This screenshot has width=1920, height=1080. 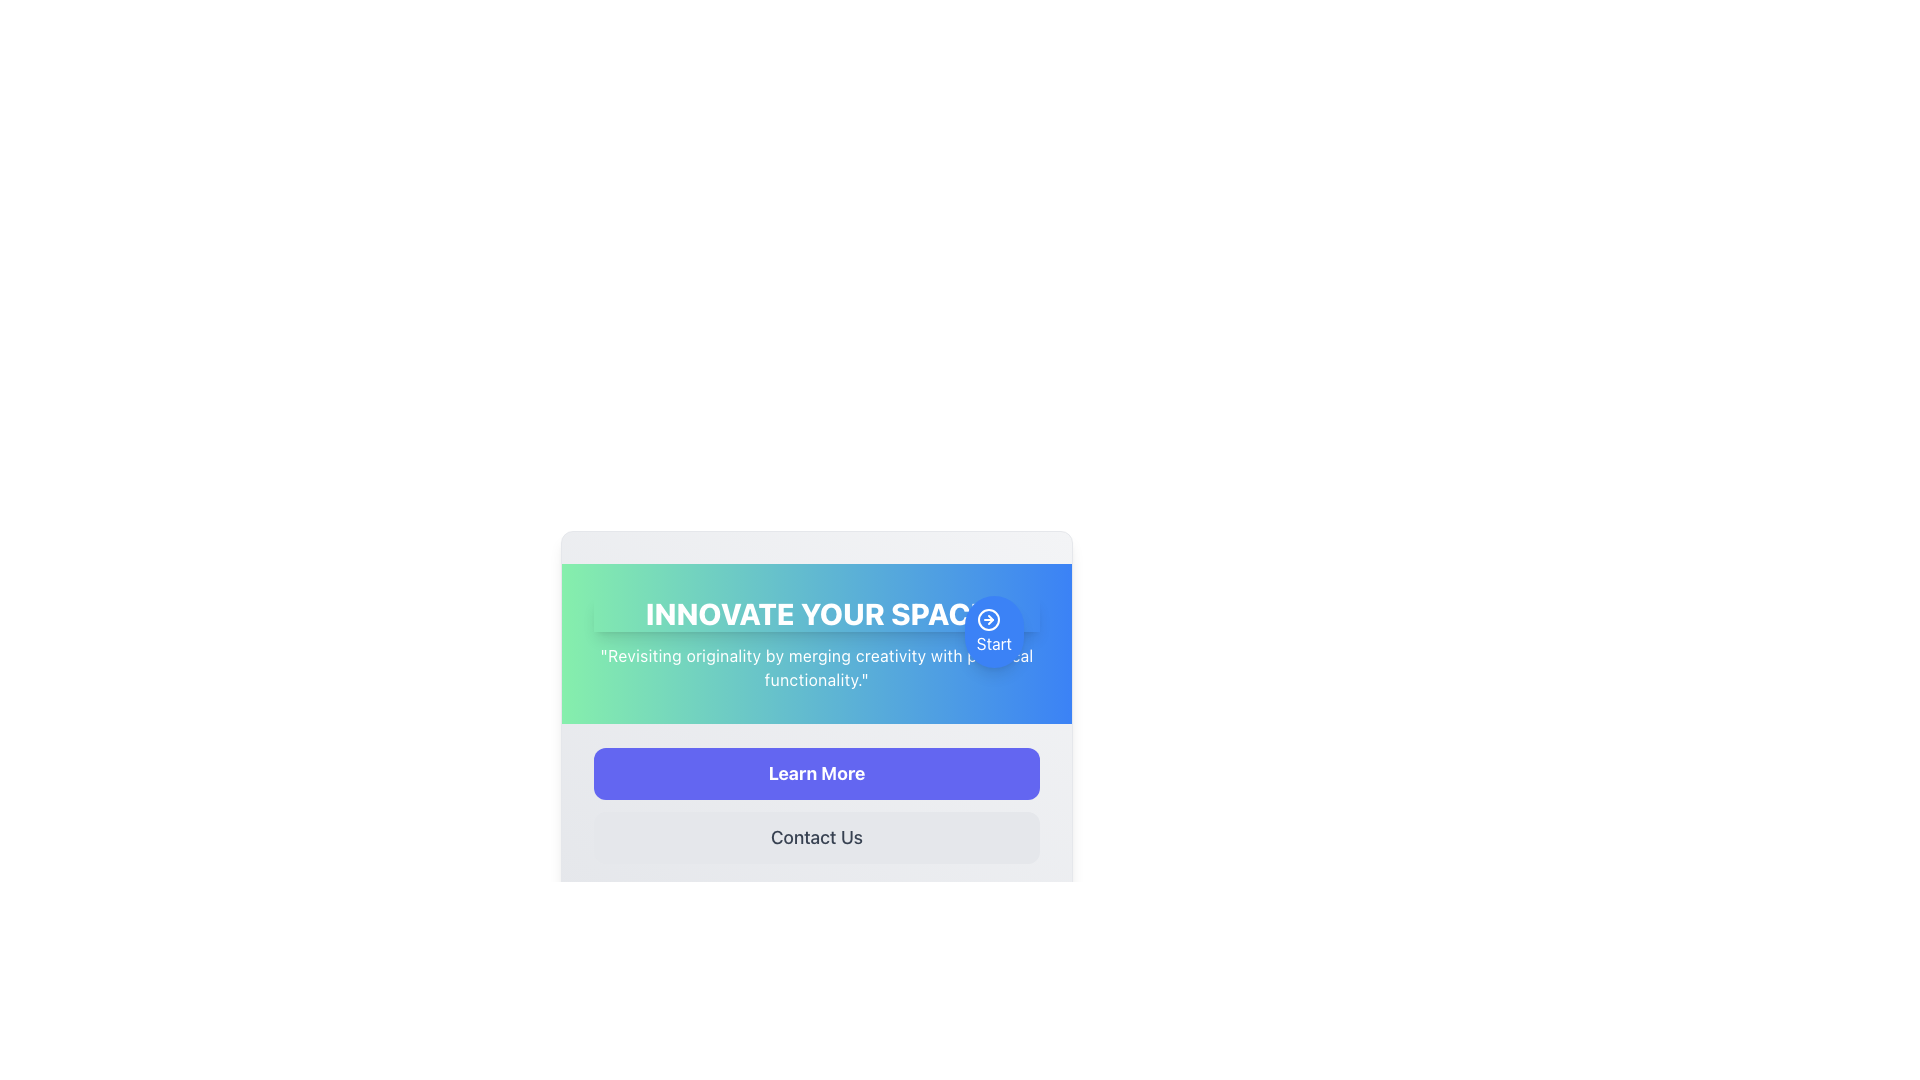 What do you see at coordinates (988, 619) in the screenshot?
I see `the SVG circle element which is part of the 'circle-arrow-right' icon located towards the upper right corner of the UI section, near the 'Start' label` at bounding box center [988, 619].